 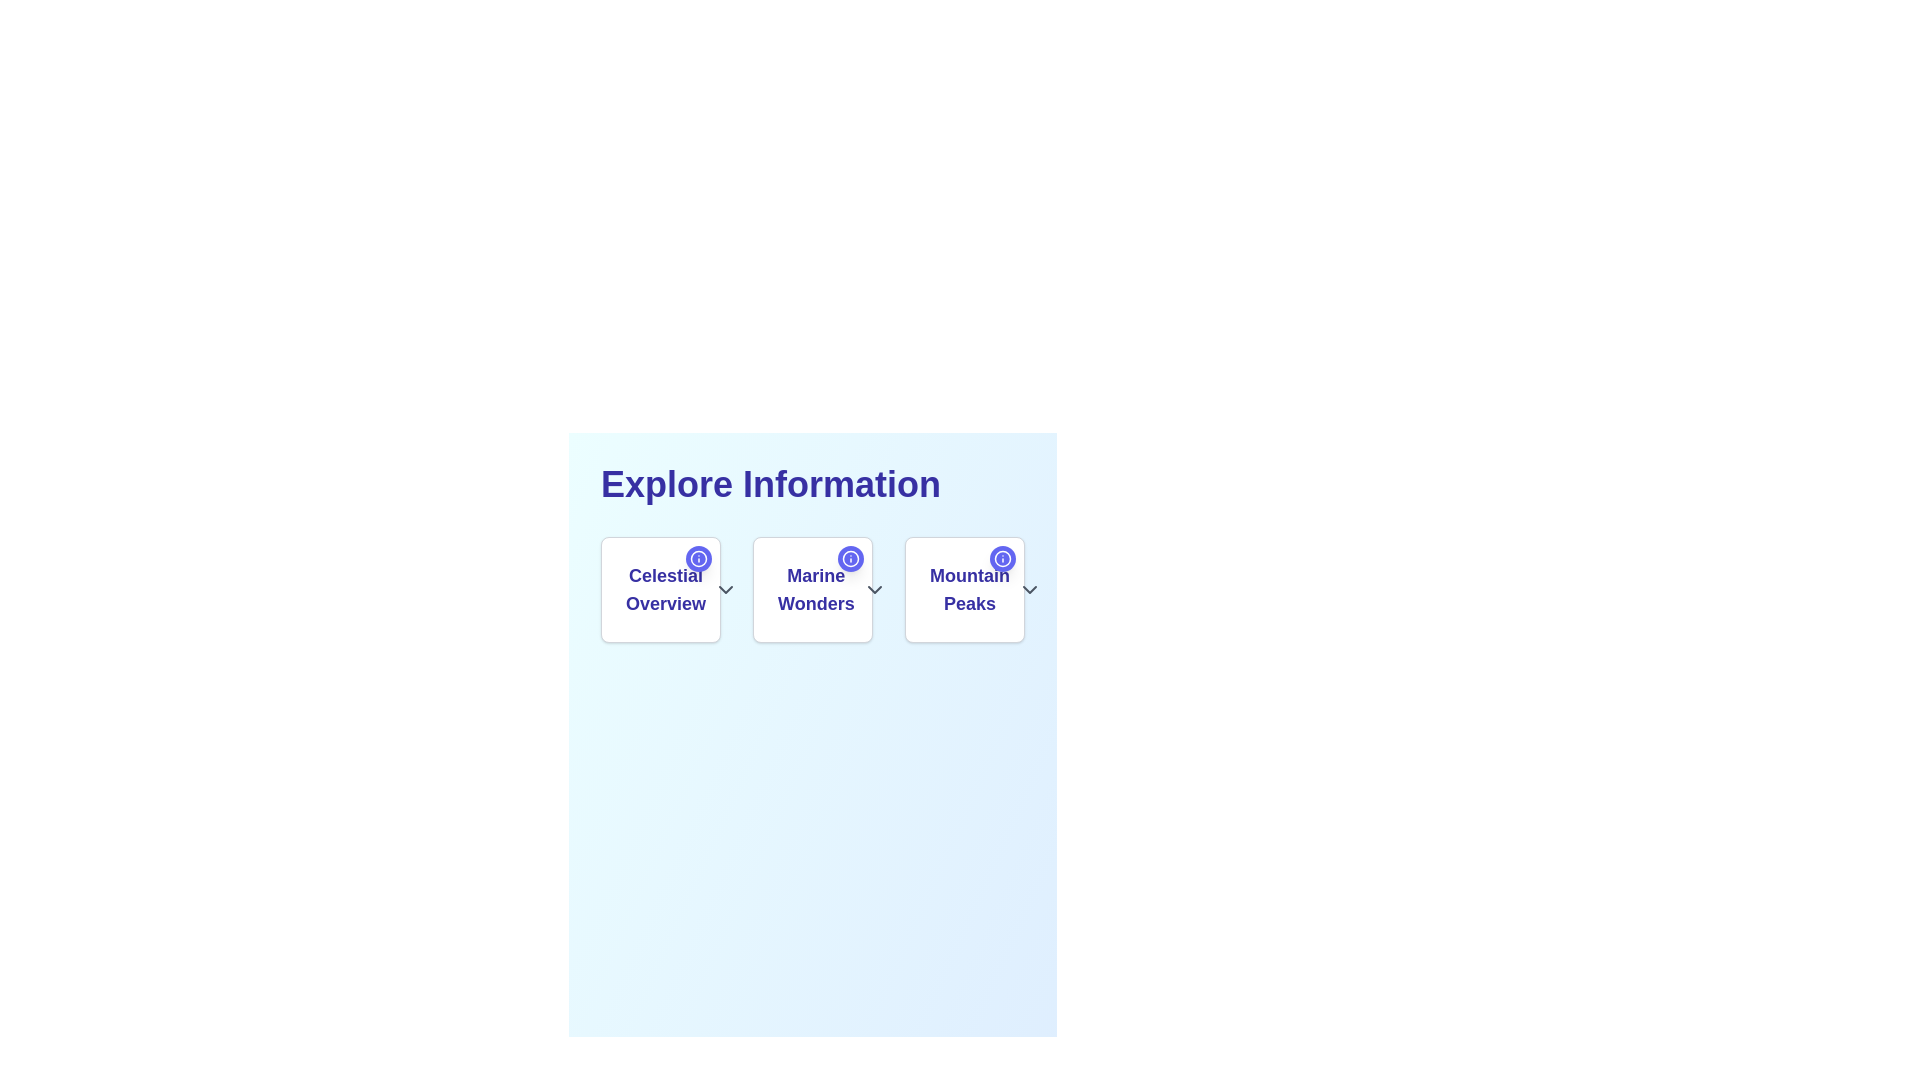 What do you see at coordinates (661, 589) in the screenshot?
I see `the text label displaying 'Celestial Overview', which is the leftmost card in the 'Explore Information' section, positioned left of 'Marine Wonders'` at bounding box center [661, 589].